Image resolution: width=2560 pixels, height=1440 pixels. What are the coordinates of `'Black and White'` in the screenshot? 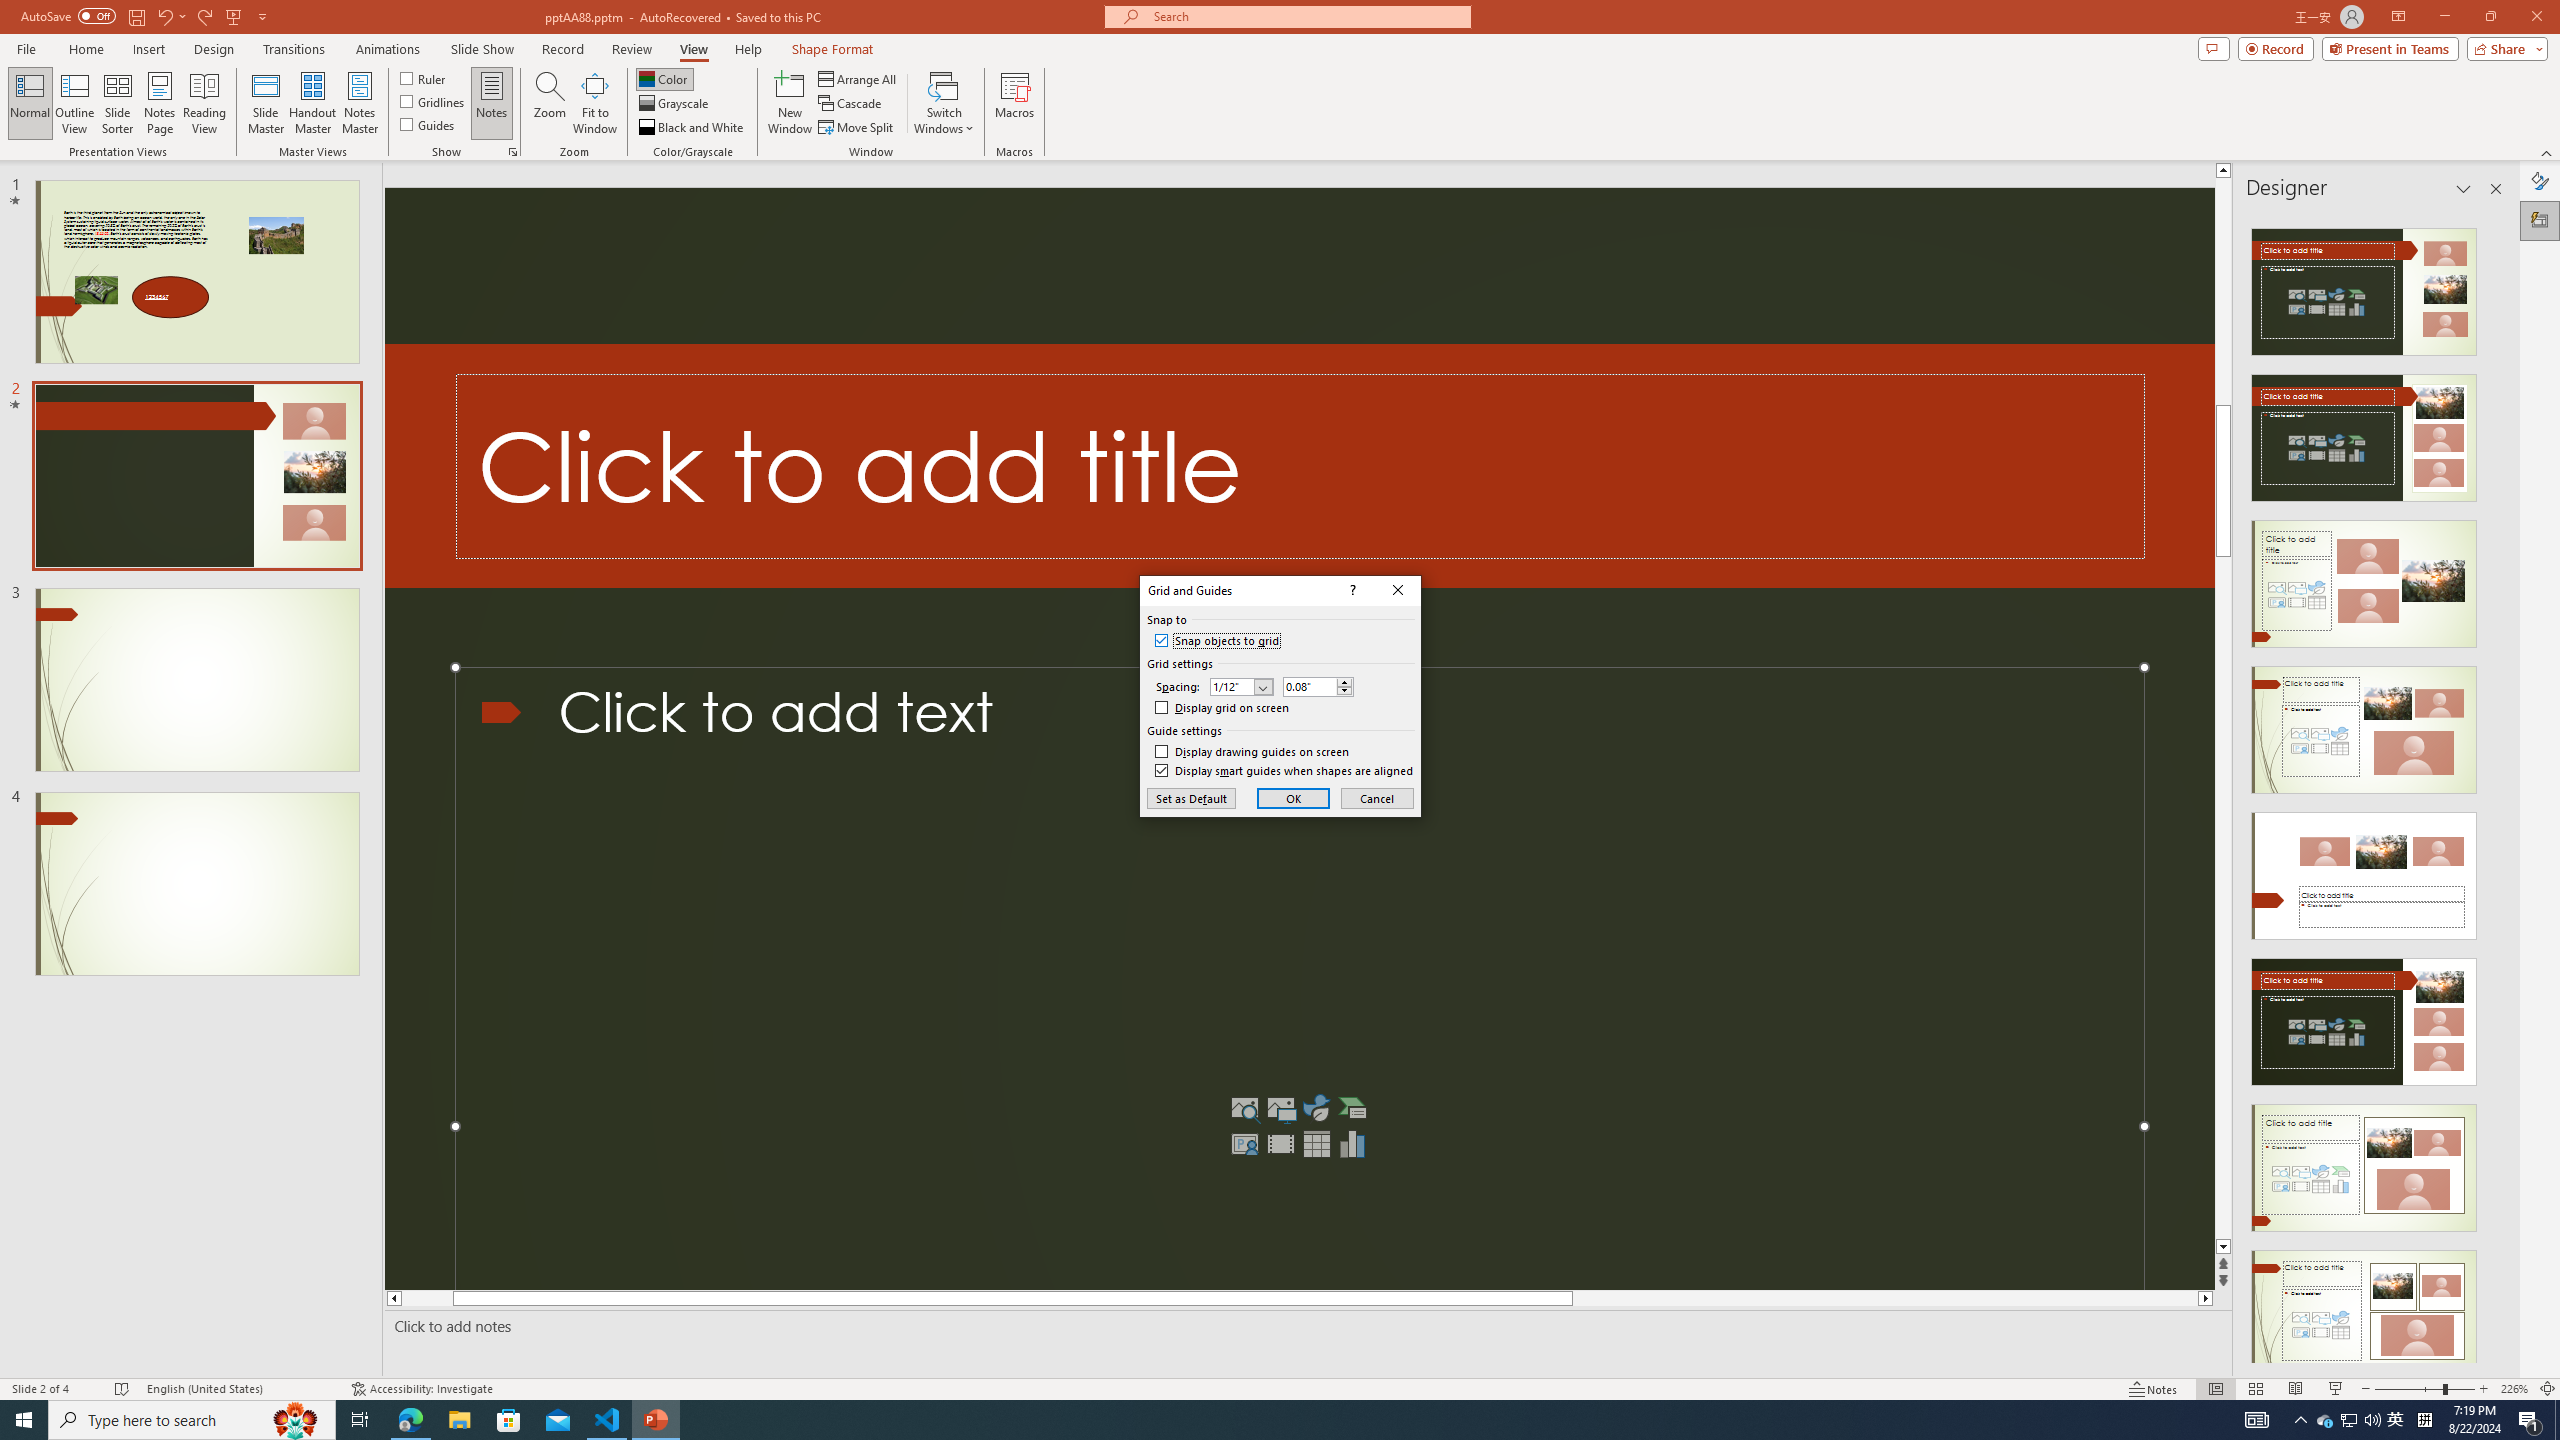 It's located at (692, 127).